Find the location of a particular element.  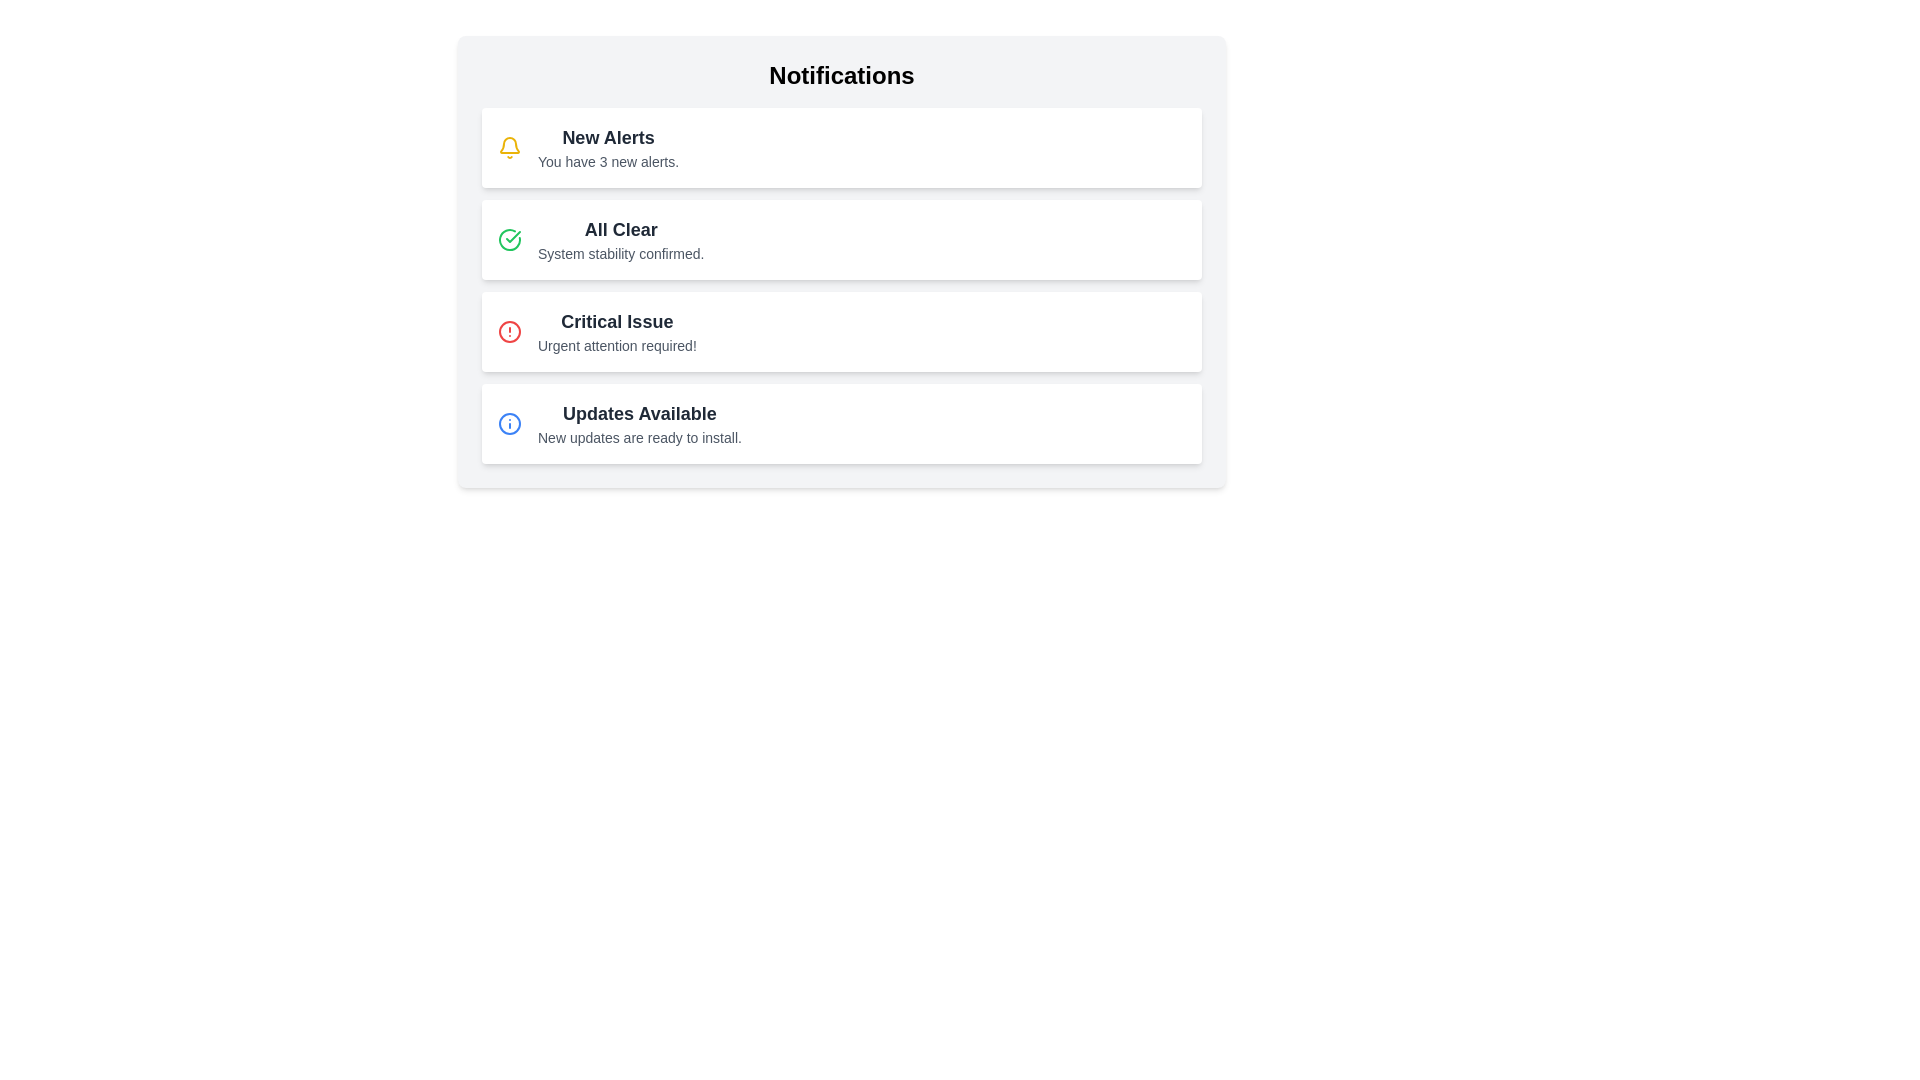

text label that states 'New updates are ready to install.' located within the Notifications panel, beneath the 'Updates Available' heading is located at coordinates (638, 437).